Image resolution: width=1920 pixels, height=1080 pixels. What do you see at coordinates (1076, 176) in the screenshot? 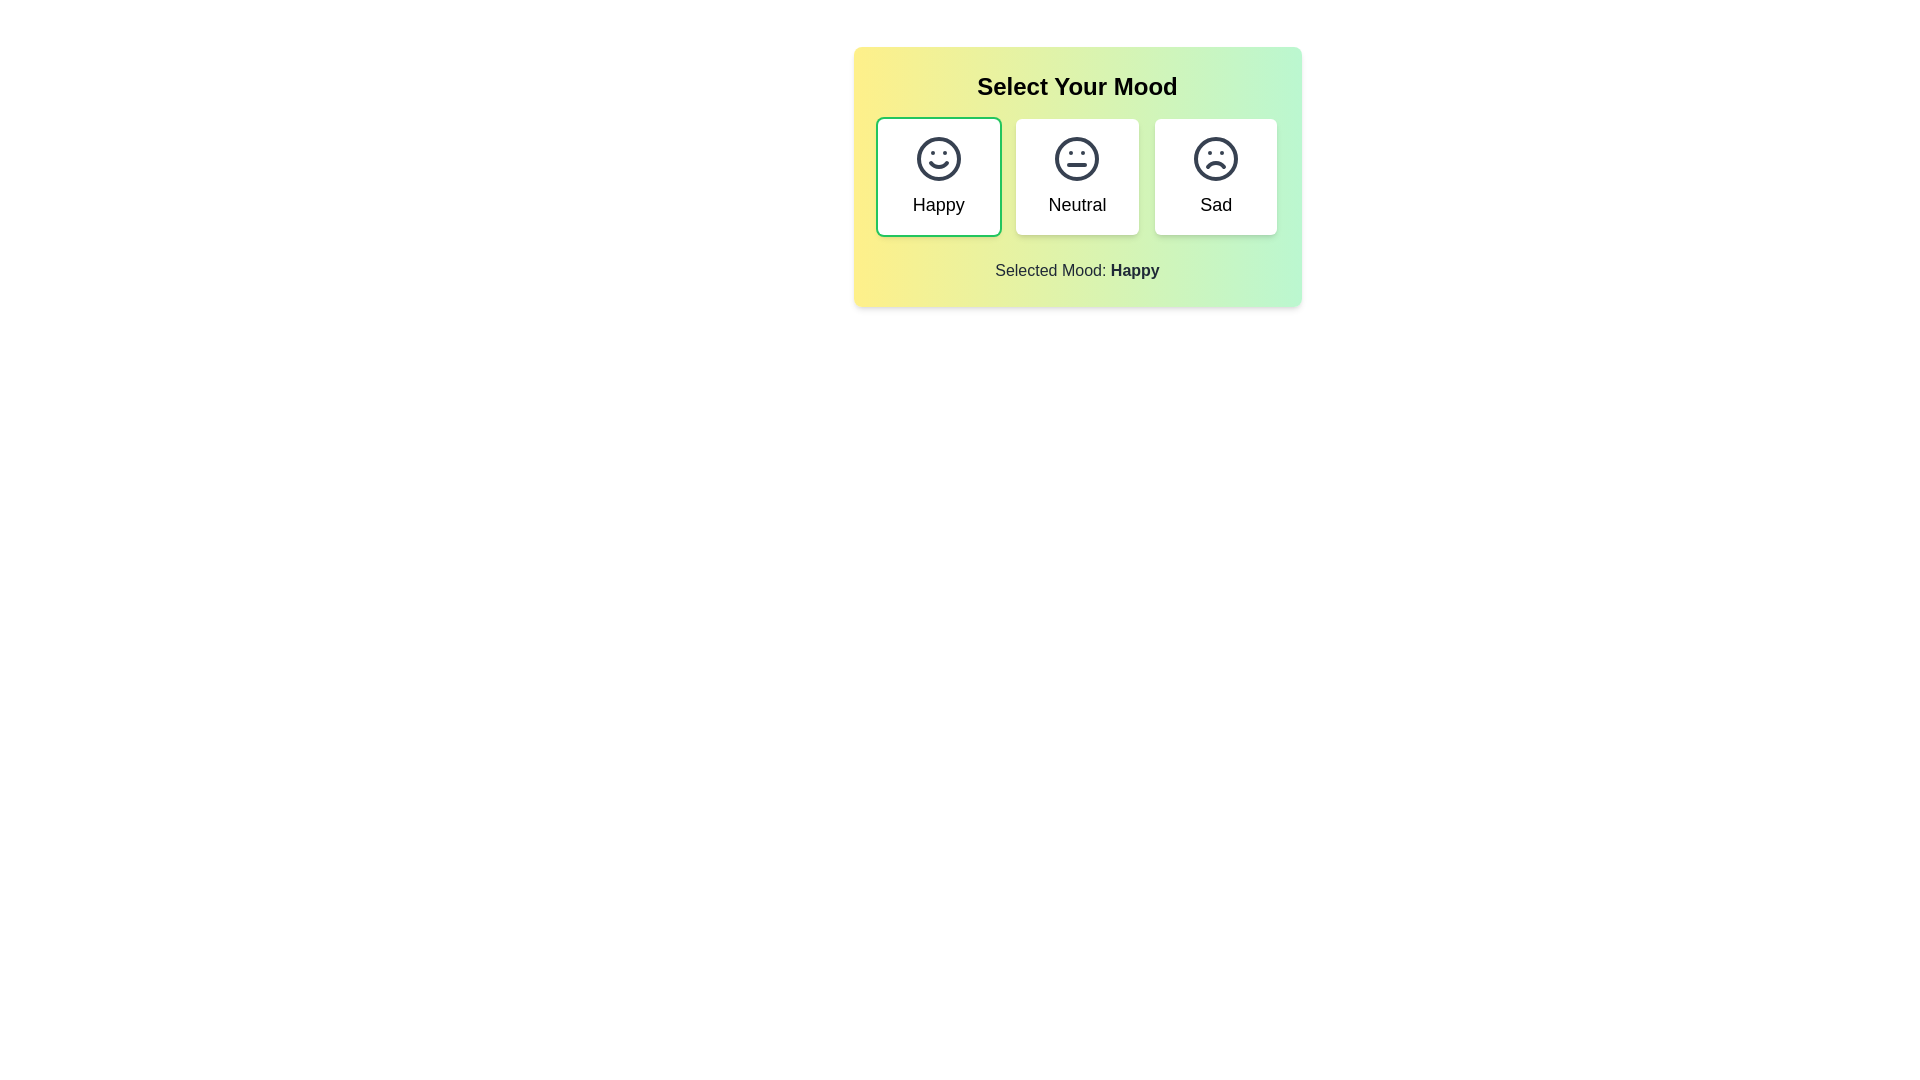
I see `the 'Neutral' mood option button` at bounding box center [1076, 176].